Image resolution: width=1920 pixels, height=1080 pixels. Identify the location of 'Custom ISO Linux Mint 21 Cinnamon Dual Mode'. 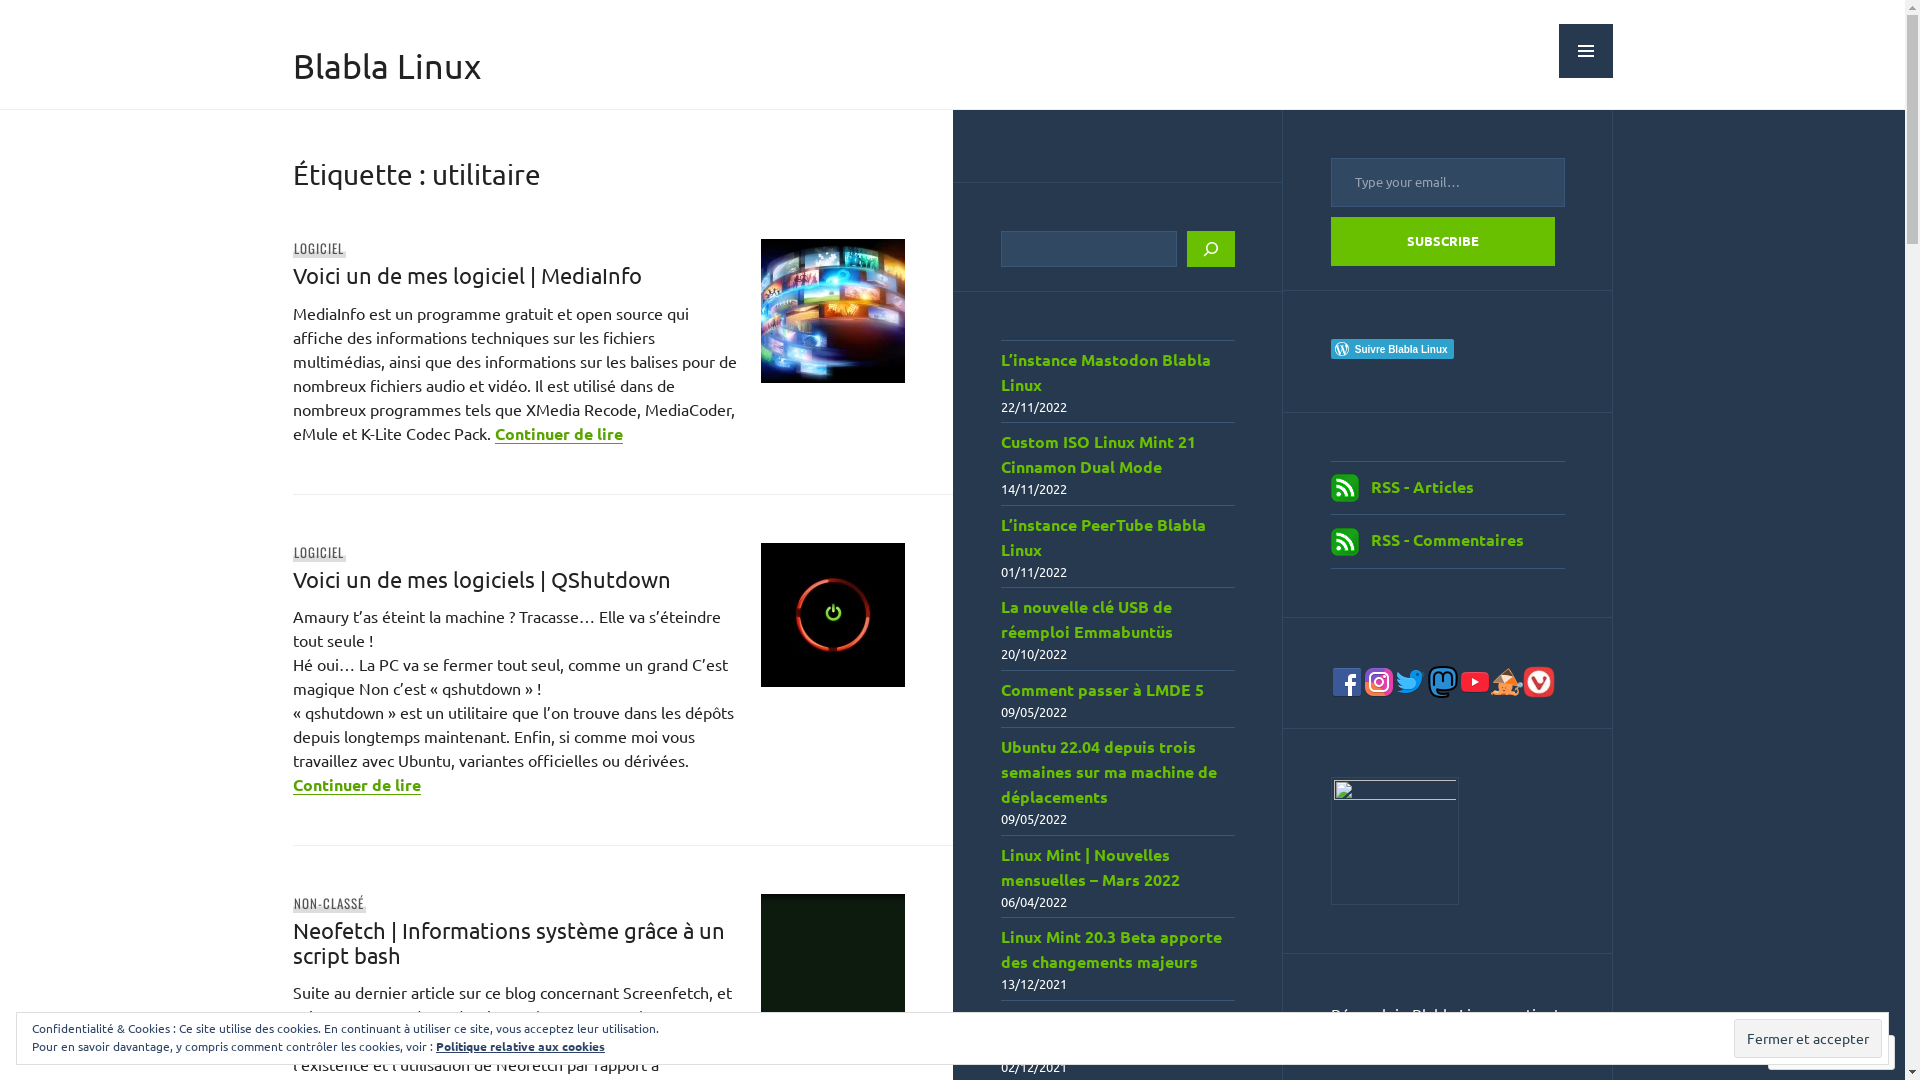
(1096, 454).